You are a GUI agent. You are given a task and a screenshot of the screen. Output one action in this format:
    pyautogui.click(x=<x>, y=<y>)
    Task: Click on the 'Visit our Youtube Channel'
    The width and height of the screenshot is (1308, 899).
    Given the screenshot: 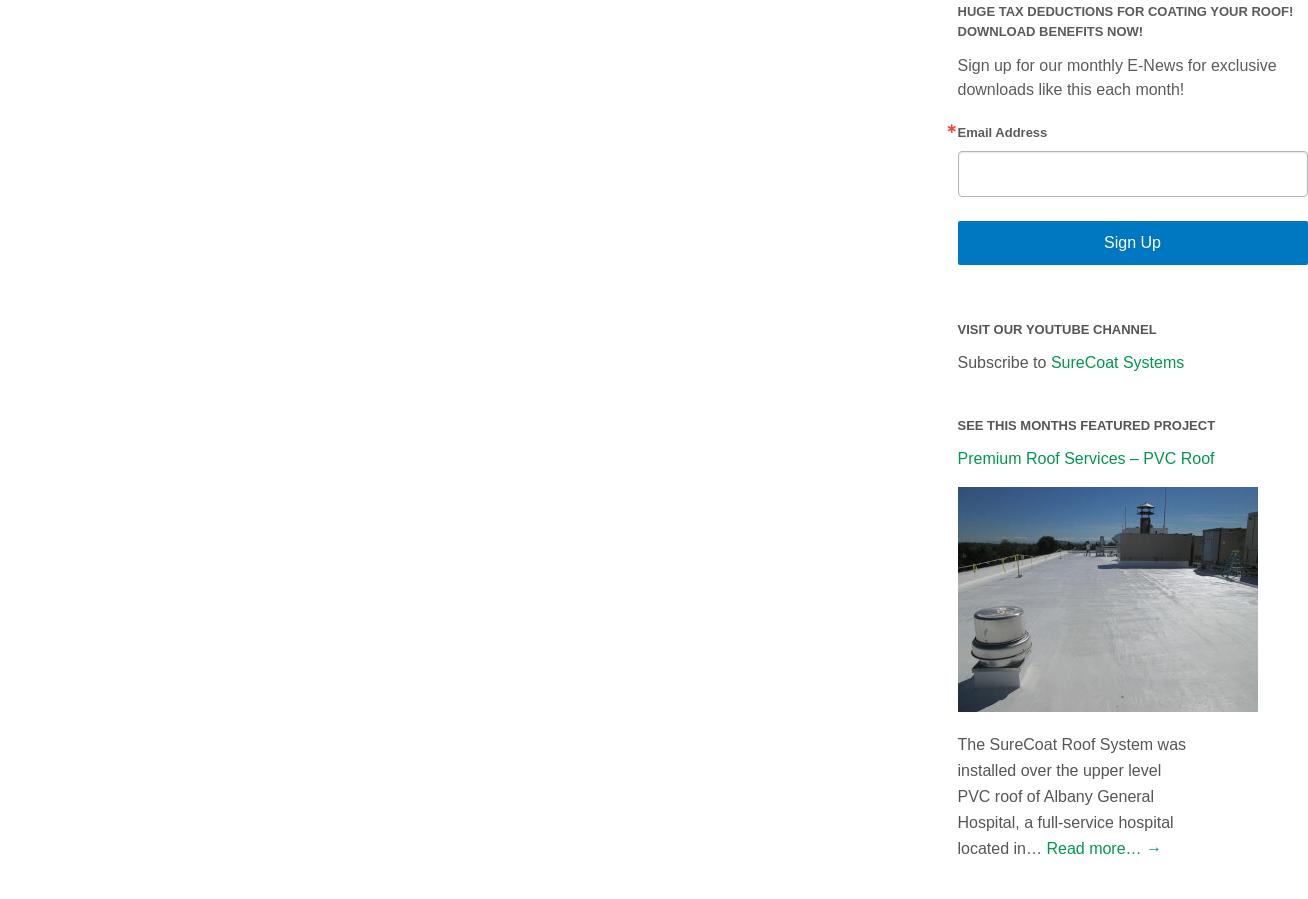 What is the action you would take?
    pyautogui.click(x=1056, y=327)
    